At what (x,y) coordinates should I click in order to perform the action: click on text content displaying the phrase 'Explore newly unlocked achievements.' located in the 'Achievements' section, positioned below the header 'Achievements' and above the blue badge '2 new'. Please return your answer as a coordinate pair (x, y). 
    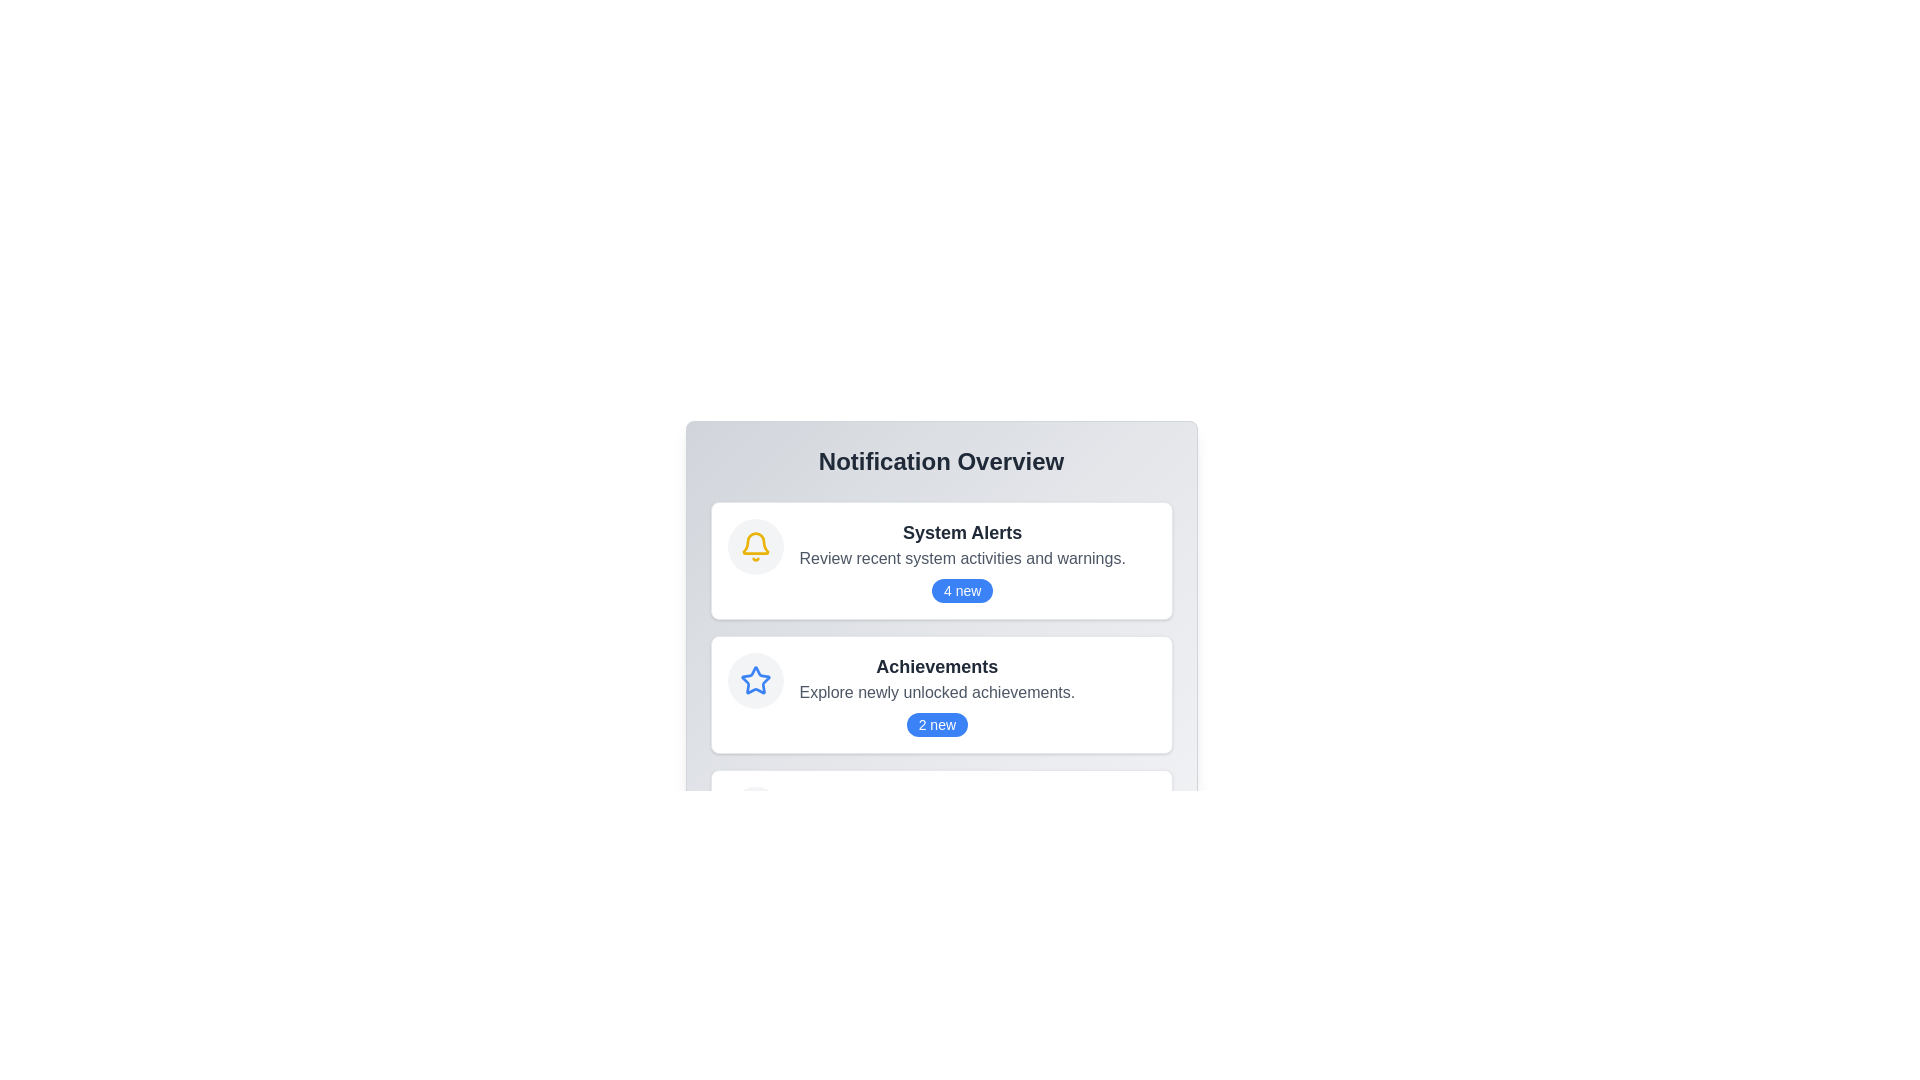
    Looking at the image, I should click on (936, 692).